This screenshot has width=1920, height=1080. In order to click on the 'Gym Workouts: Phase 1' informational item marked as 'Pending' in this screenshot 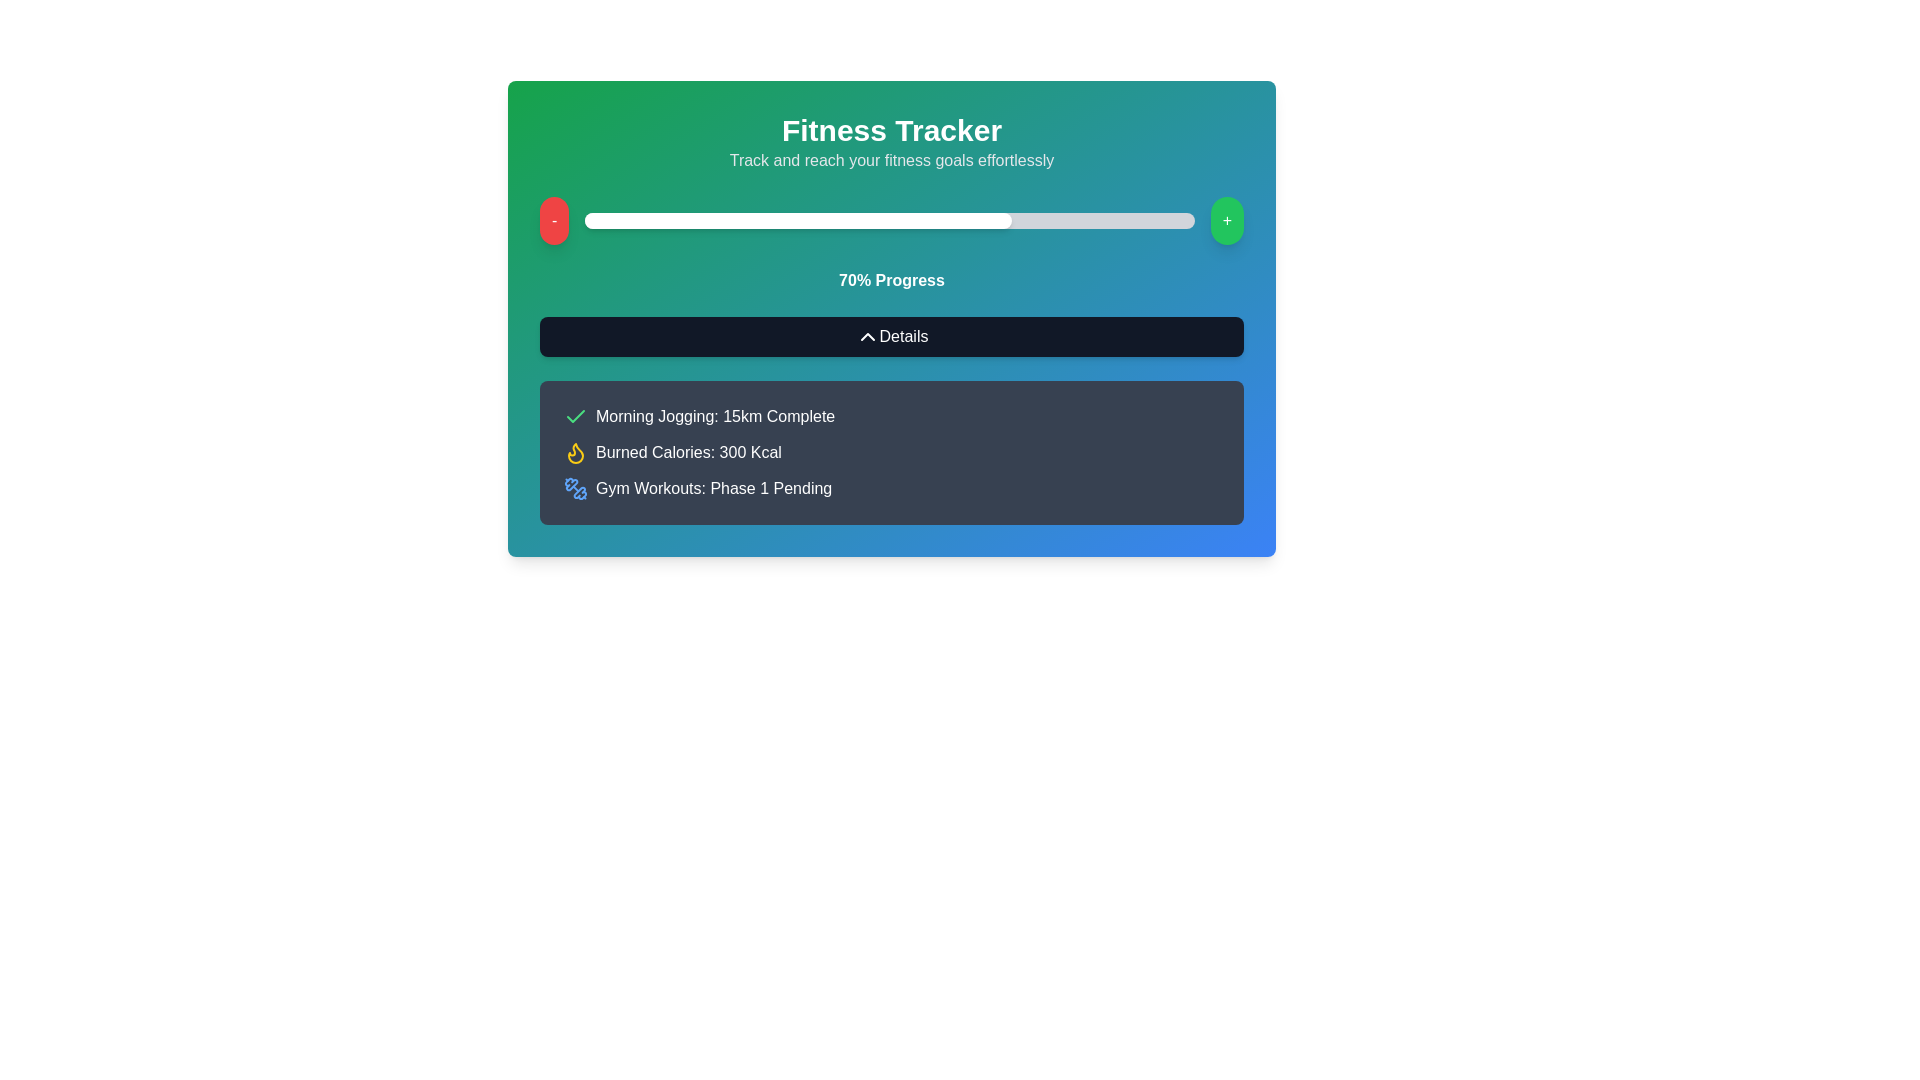, I will do `click(891, 489)`.